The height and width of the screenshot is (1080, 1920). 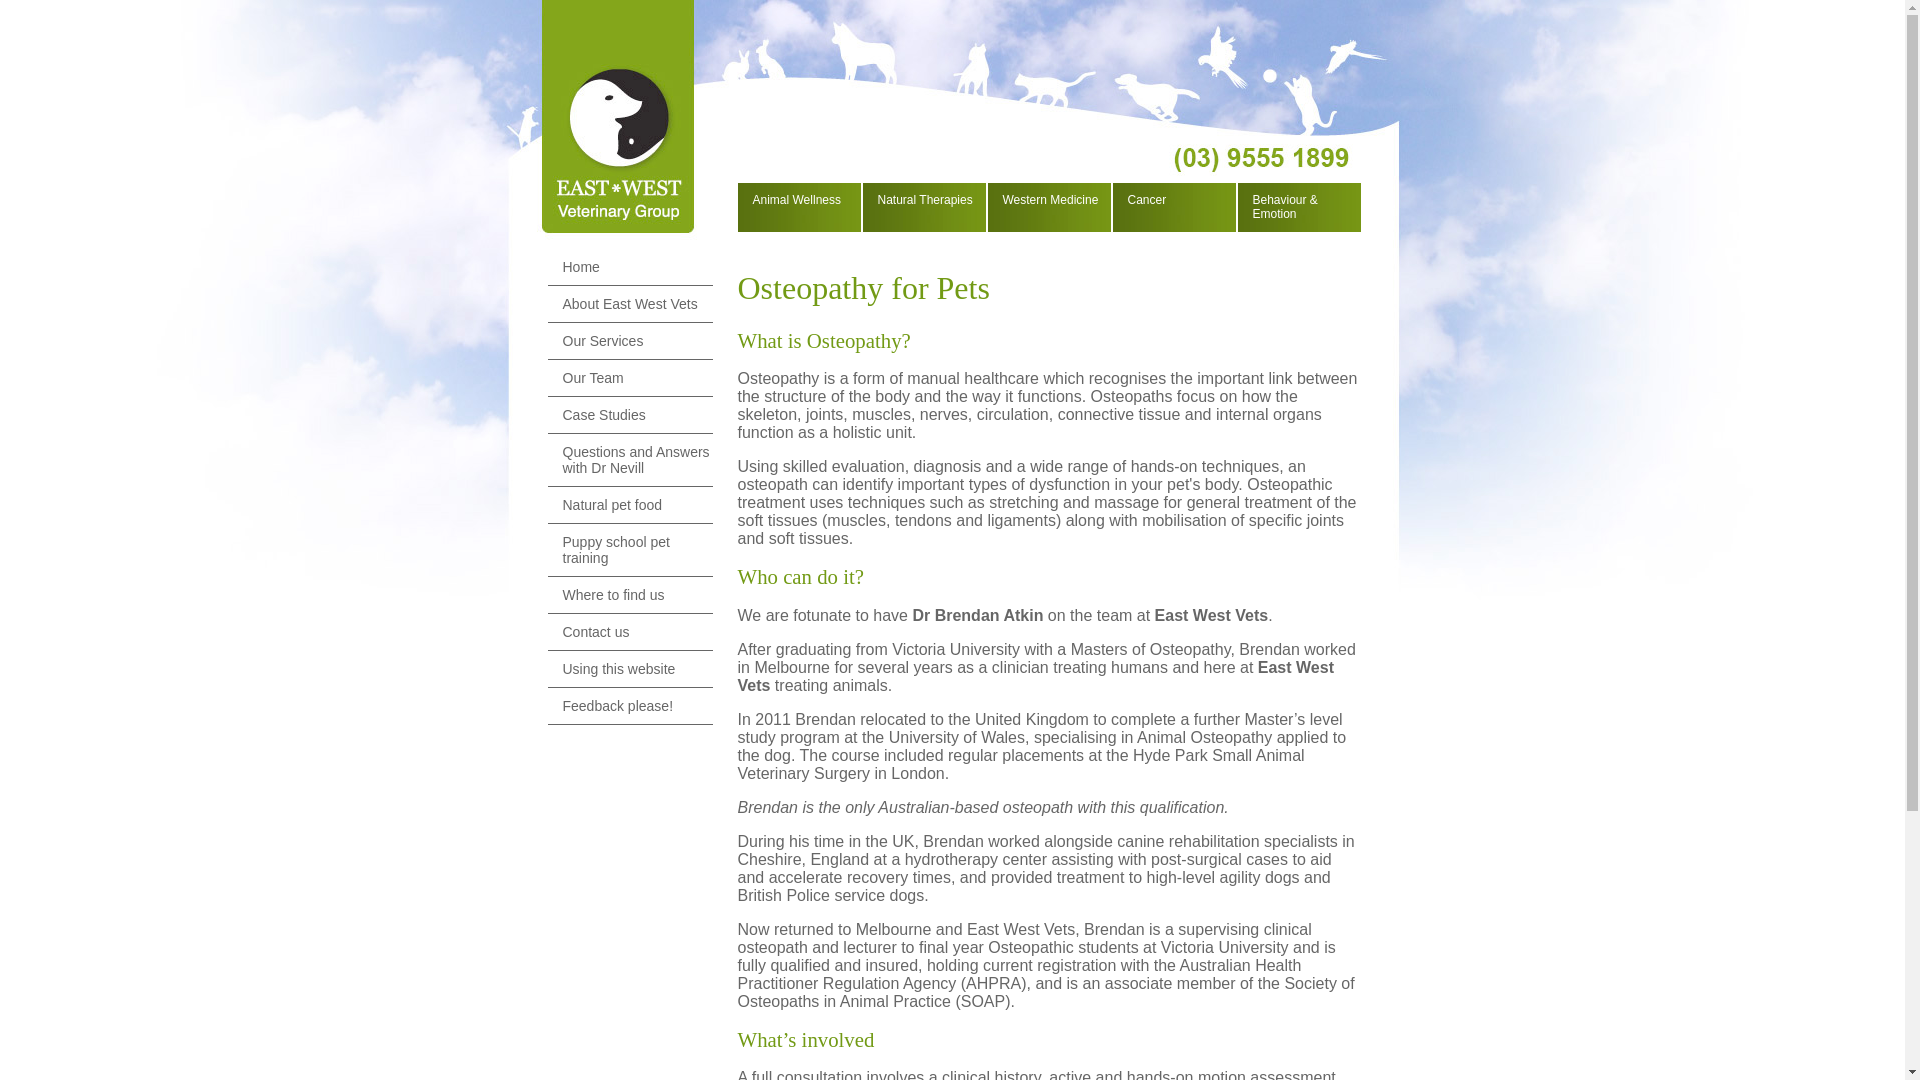 I want to click on 'Home', so click(x=629, y=266).